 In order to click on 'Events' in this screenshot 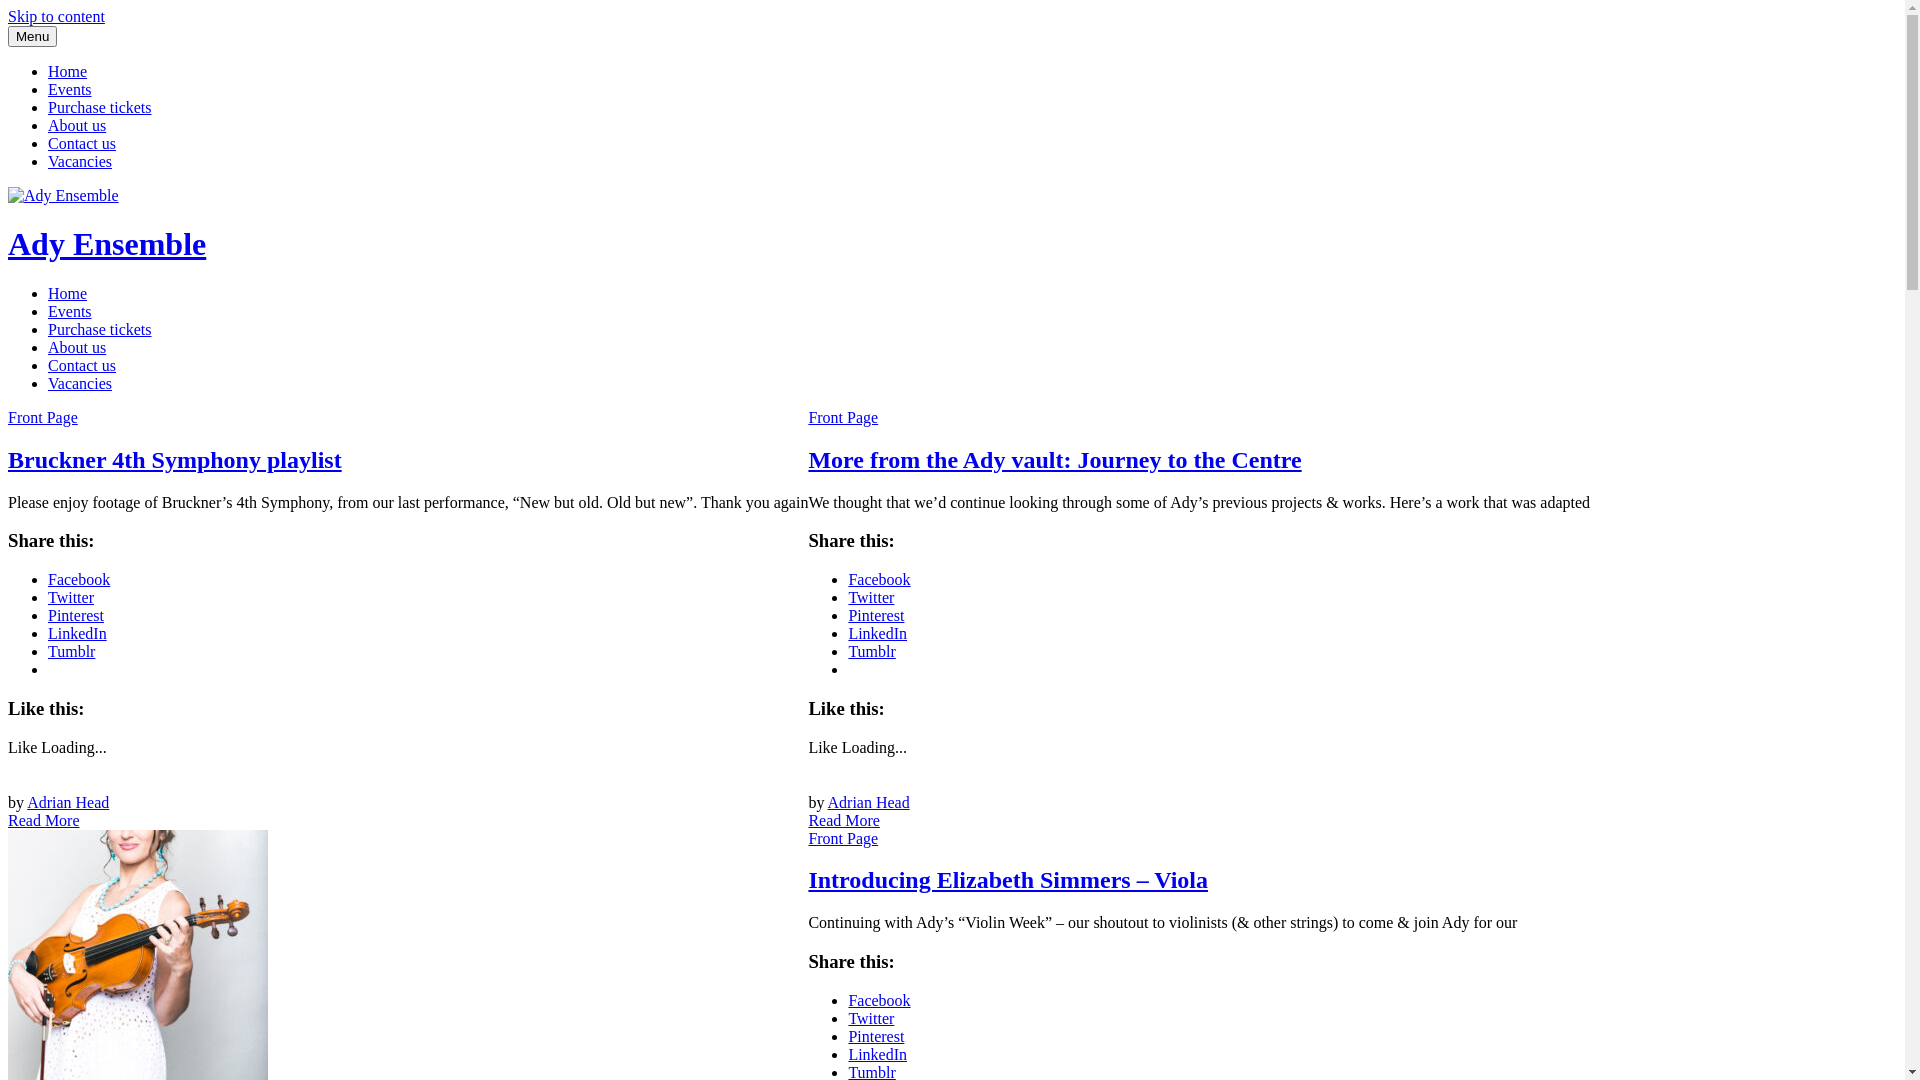, I will do `click(70, 311)`.